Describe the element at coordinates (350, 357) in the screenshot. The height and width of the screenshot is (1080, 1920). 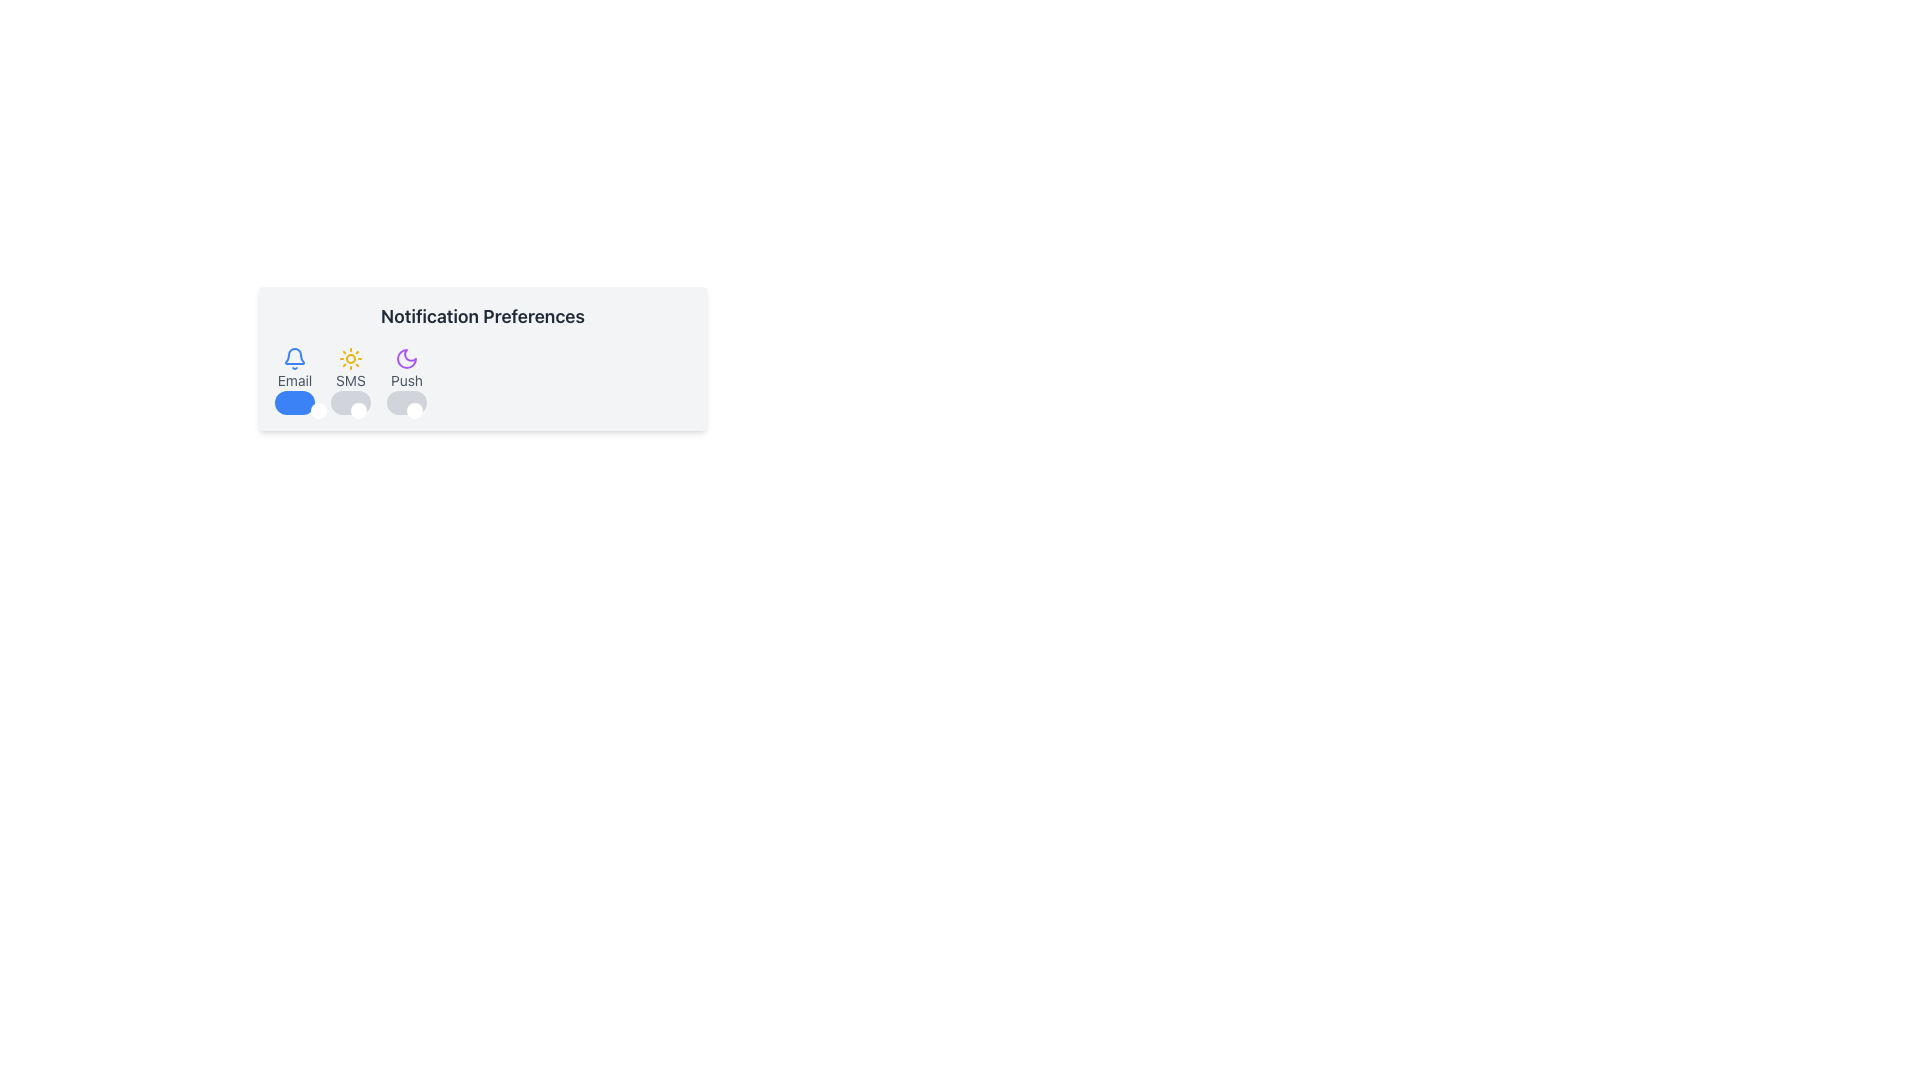
I see `the sun icon, which is yellow with radial beams and located above the 'SMS' text label and toggle switch` at that location.